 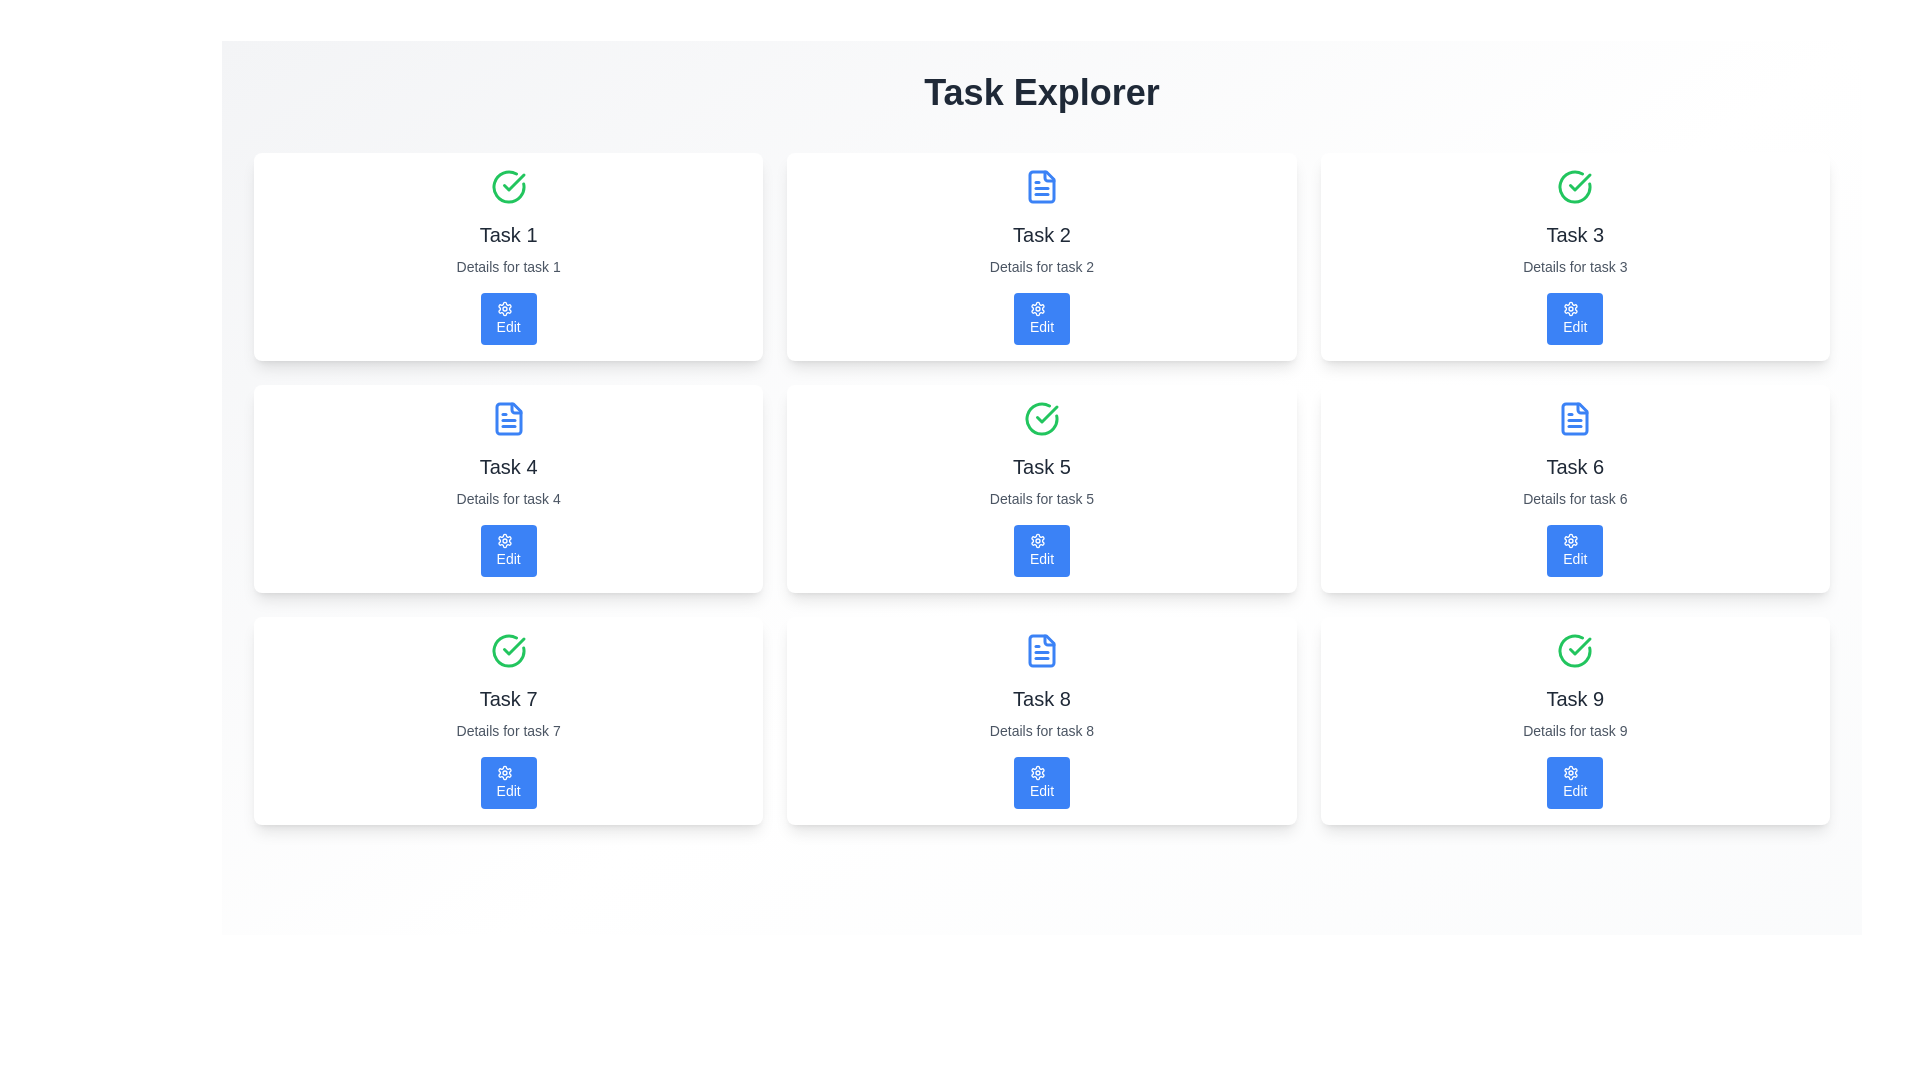 What do you see at coordinates (1574, 418) in the screenshot?
I see `the document icon located in the top-left corner of the 'Task 6' card` at bounding box center [1574, 418].